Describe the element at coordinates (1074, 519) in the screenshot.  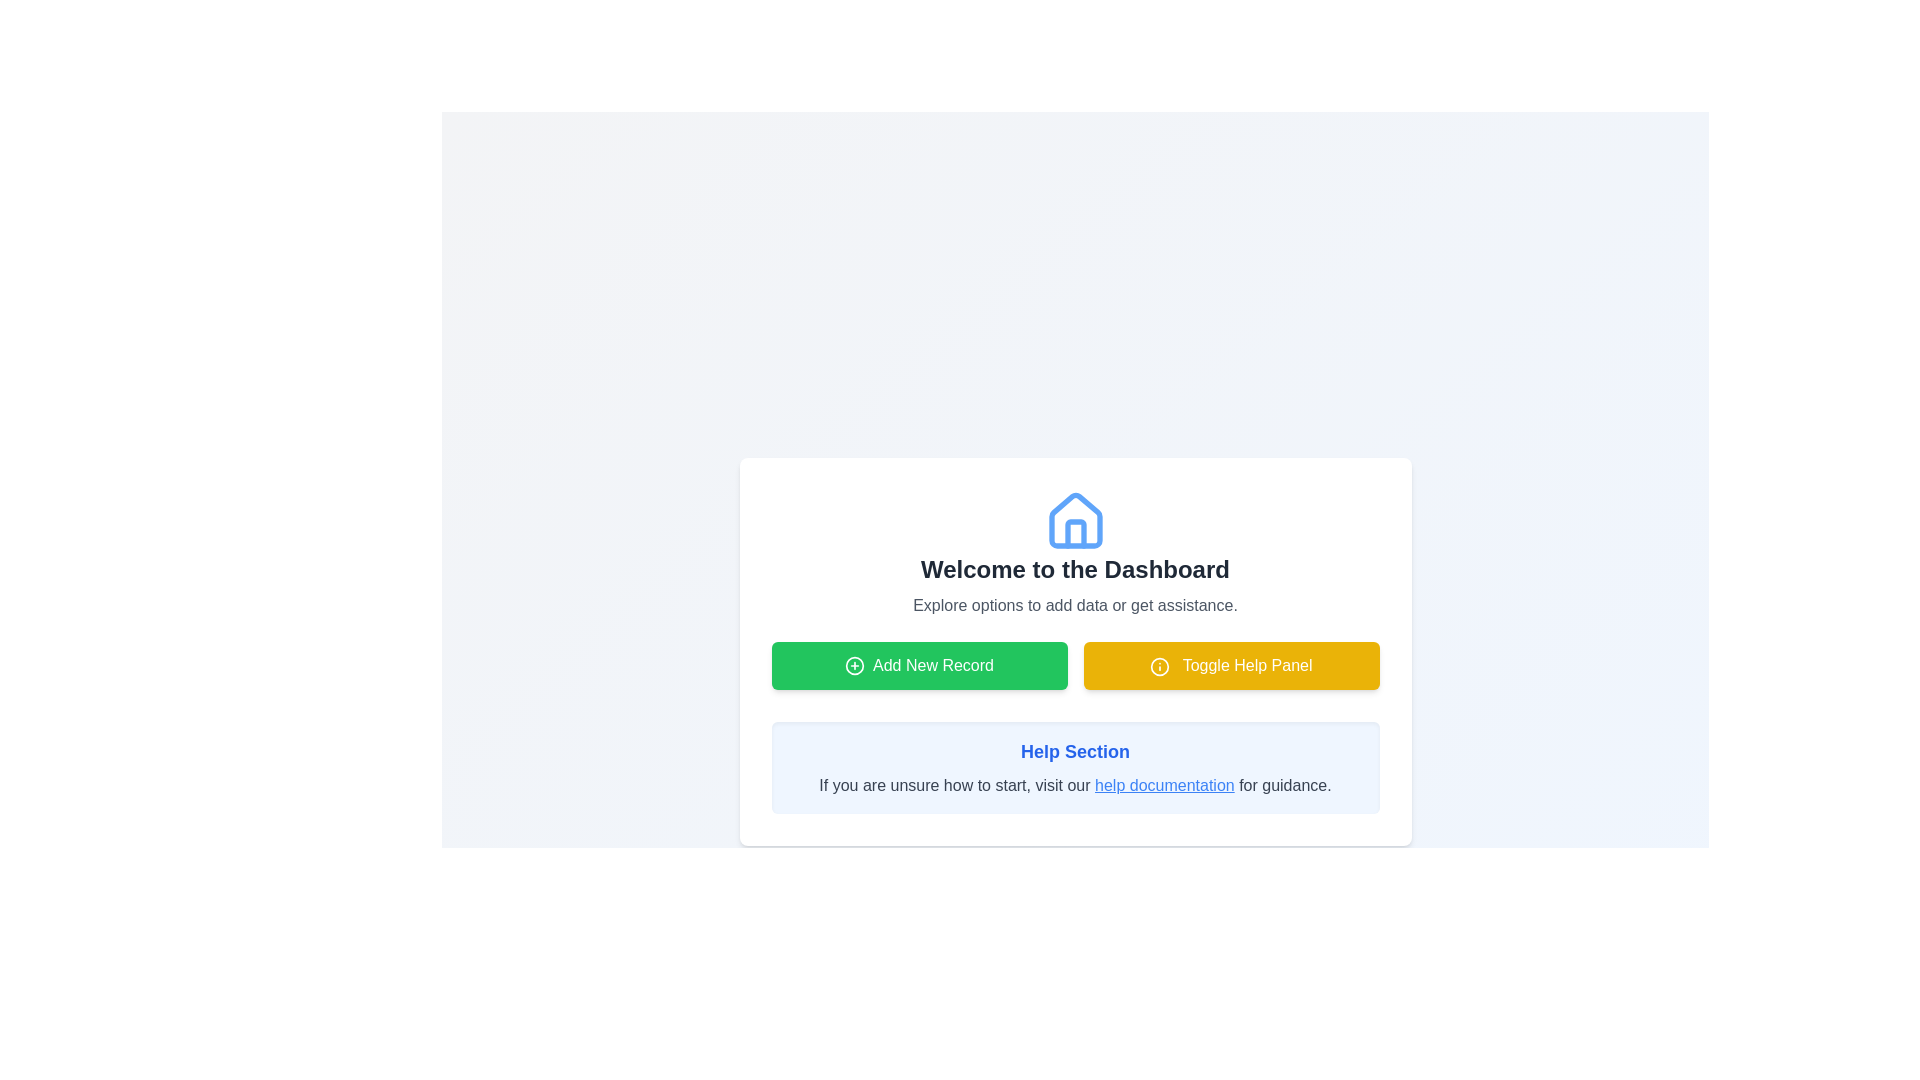
I see `the house-like SVG icon located at the top-center of the interface, above the 'Welcome to the Dashboard' text` at that location.